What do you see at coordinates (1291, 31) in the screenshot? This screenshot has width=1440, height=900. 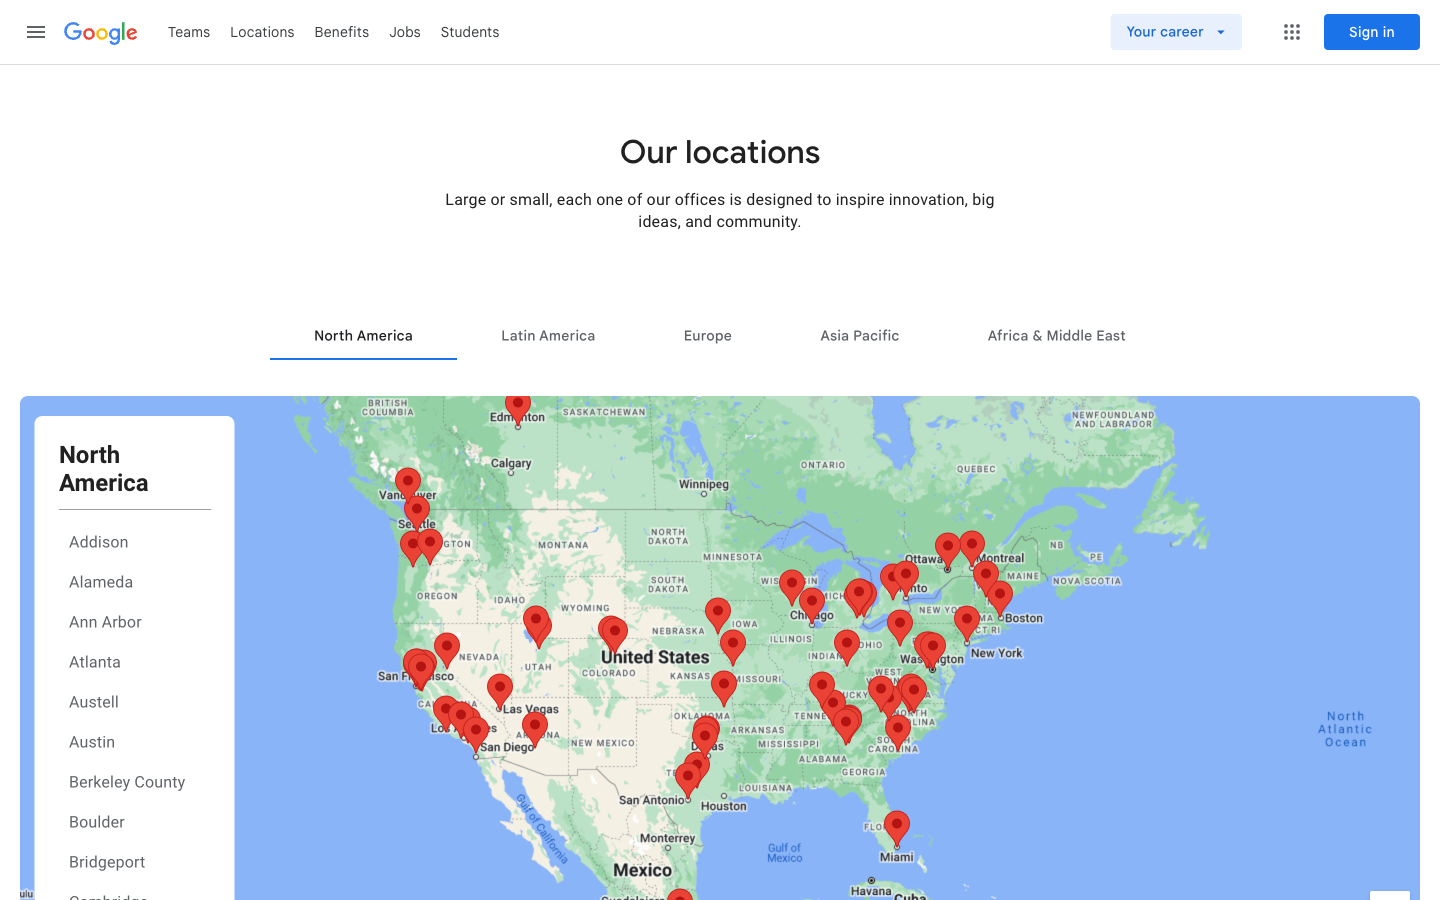 I see `Menu Bar` at bounding box center [1291, 31].